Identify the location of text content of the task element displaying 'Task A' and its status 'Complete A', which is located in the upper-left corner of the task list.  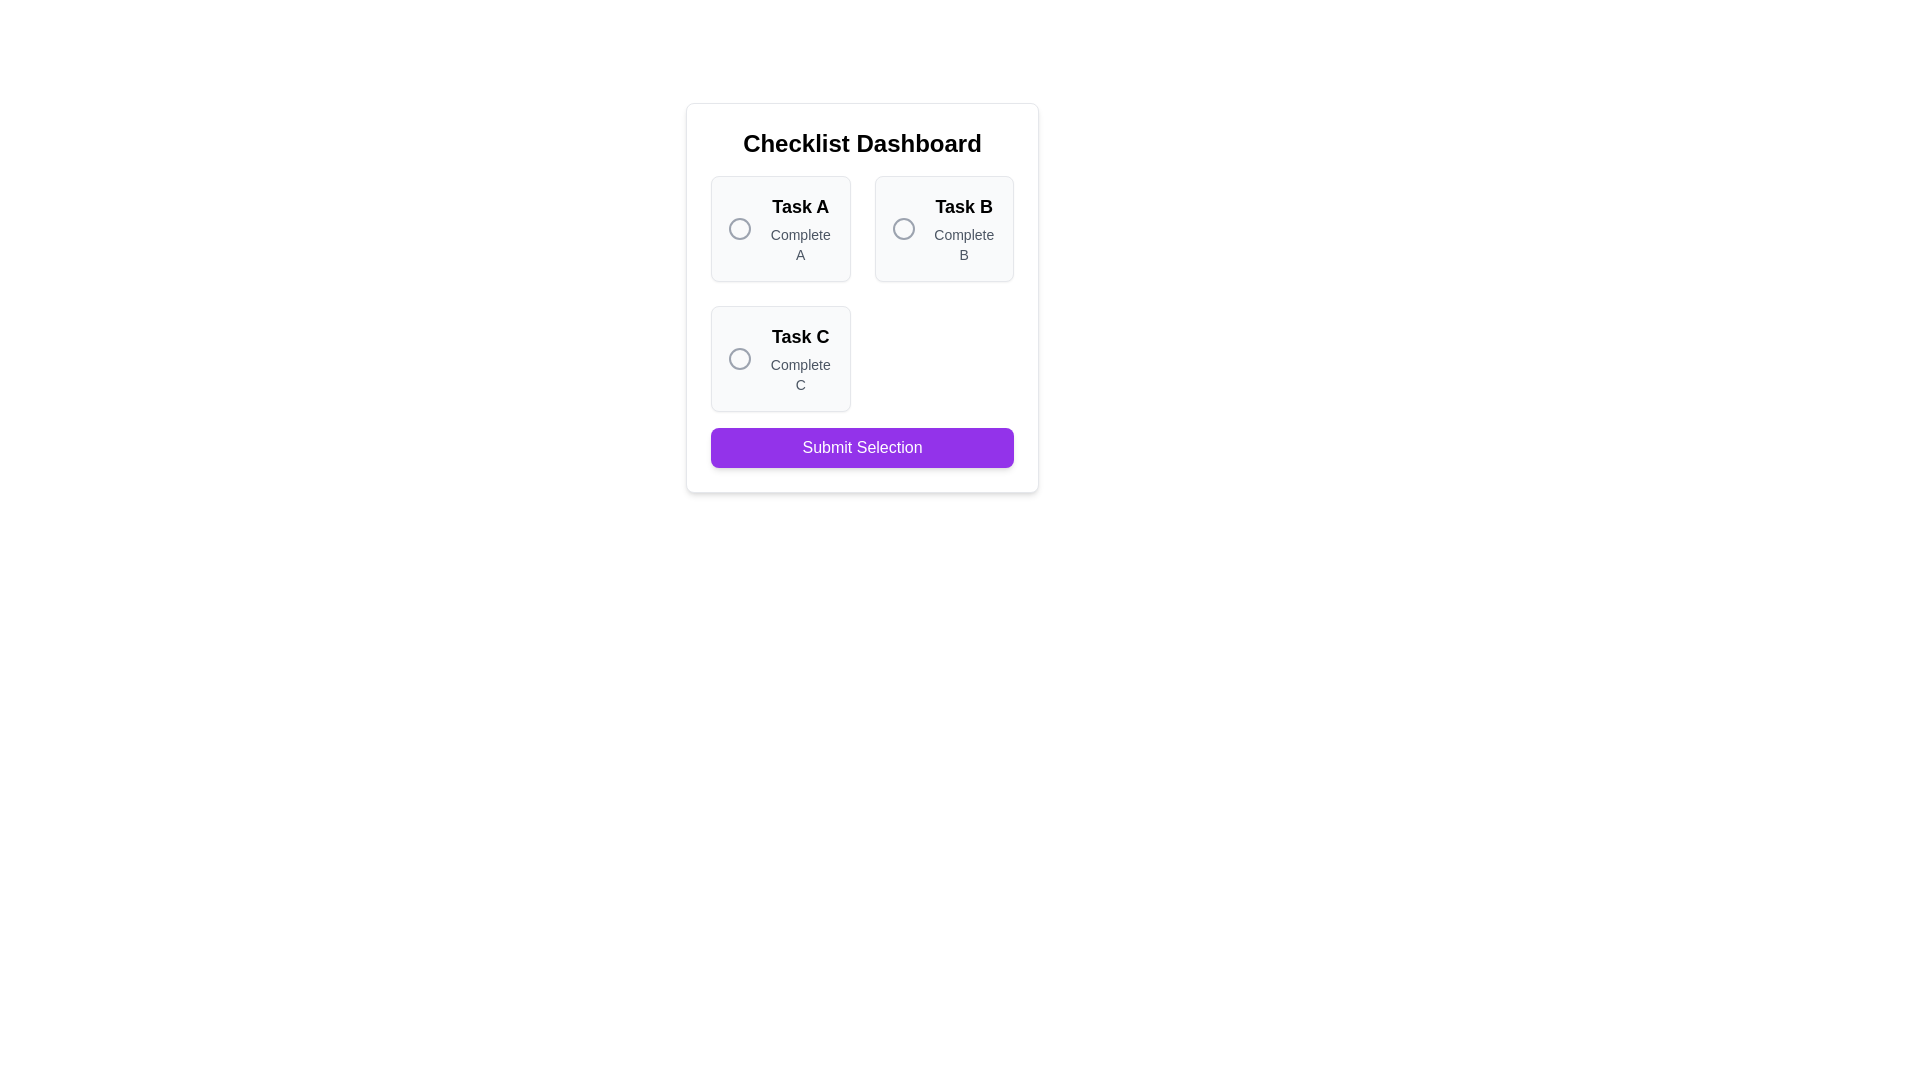
(800, 227).